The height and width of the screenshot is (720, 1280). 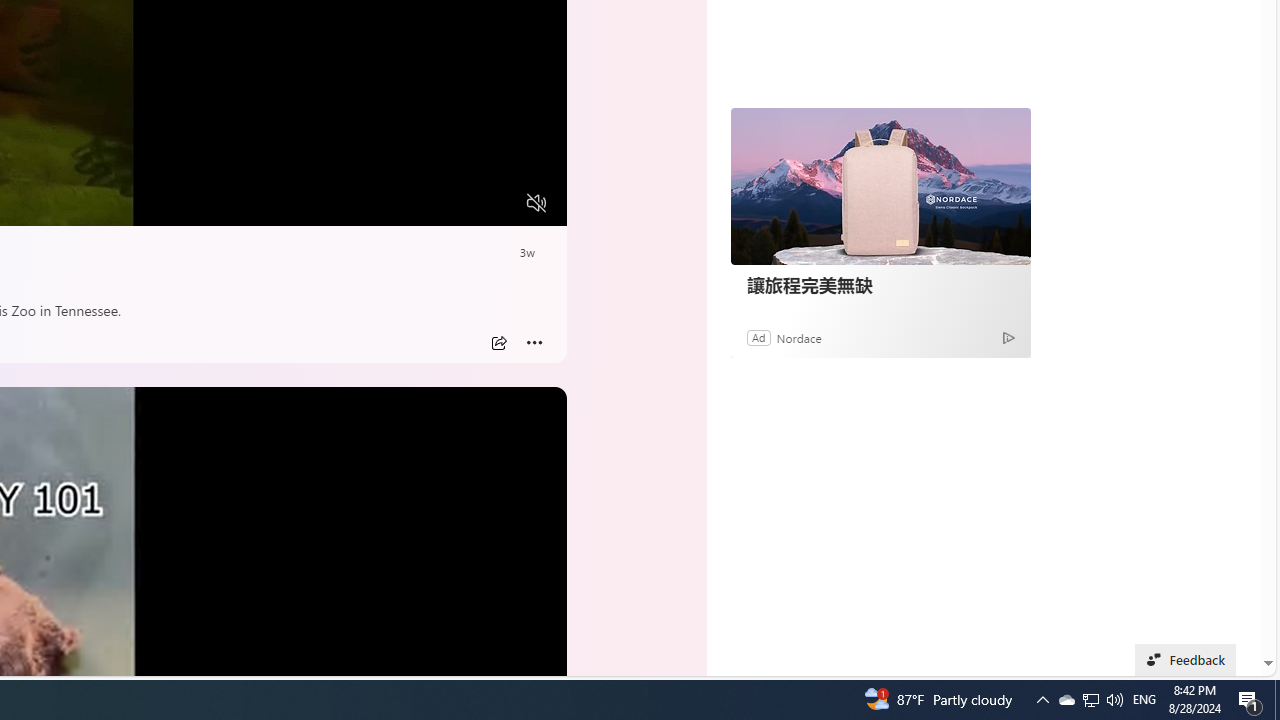 What do you see at coordinates (536, 203) in the screenshot?
I see `'Unmute'` at bounding box center [536, 203].